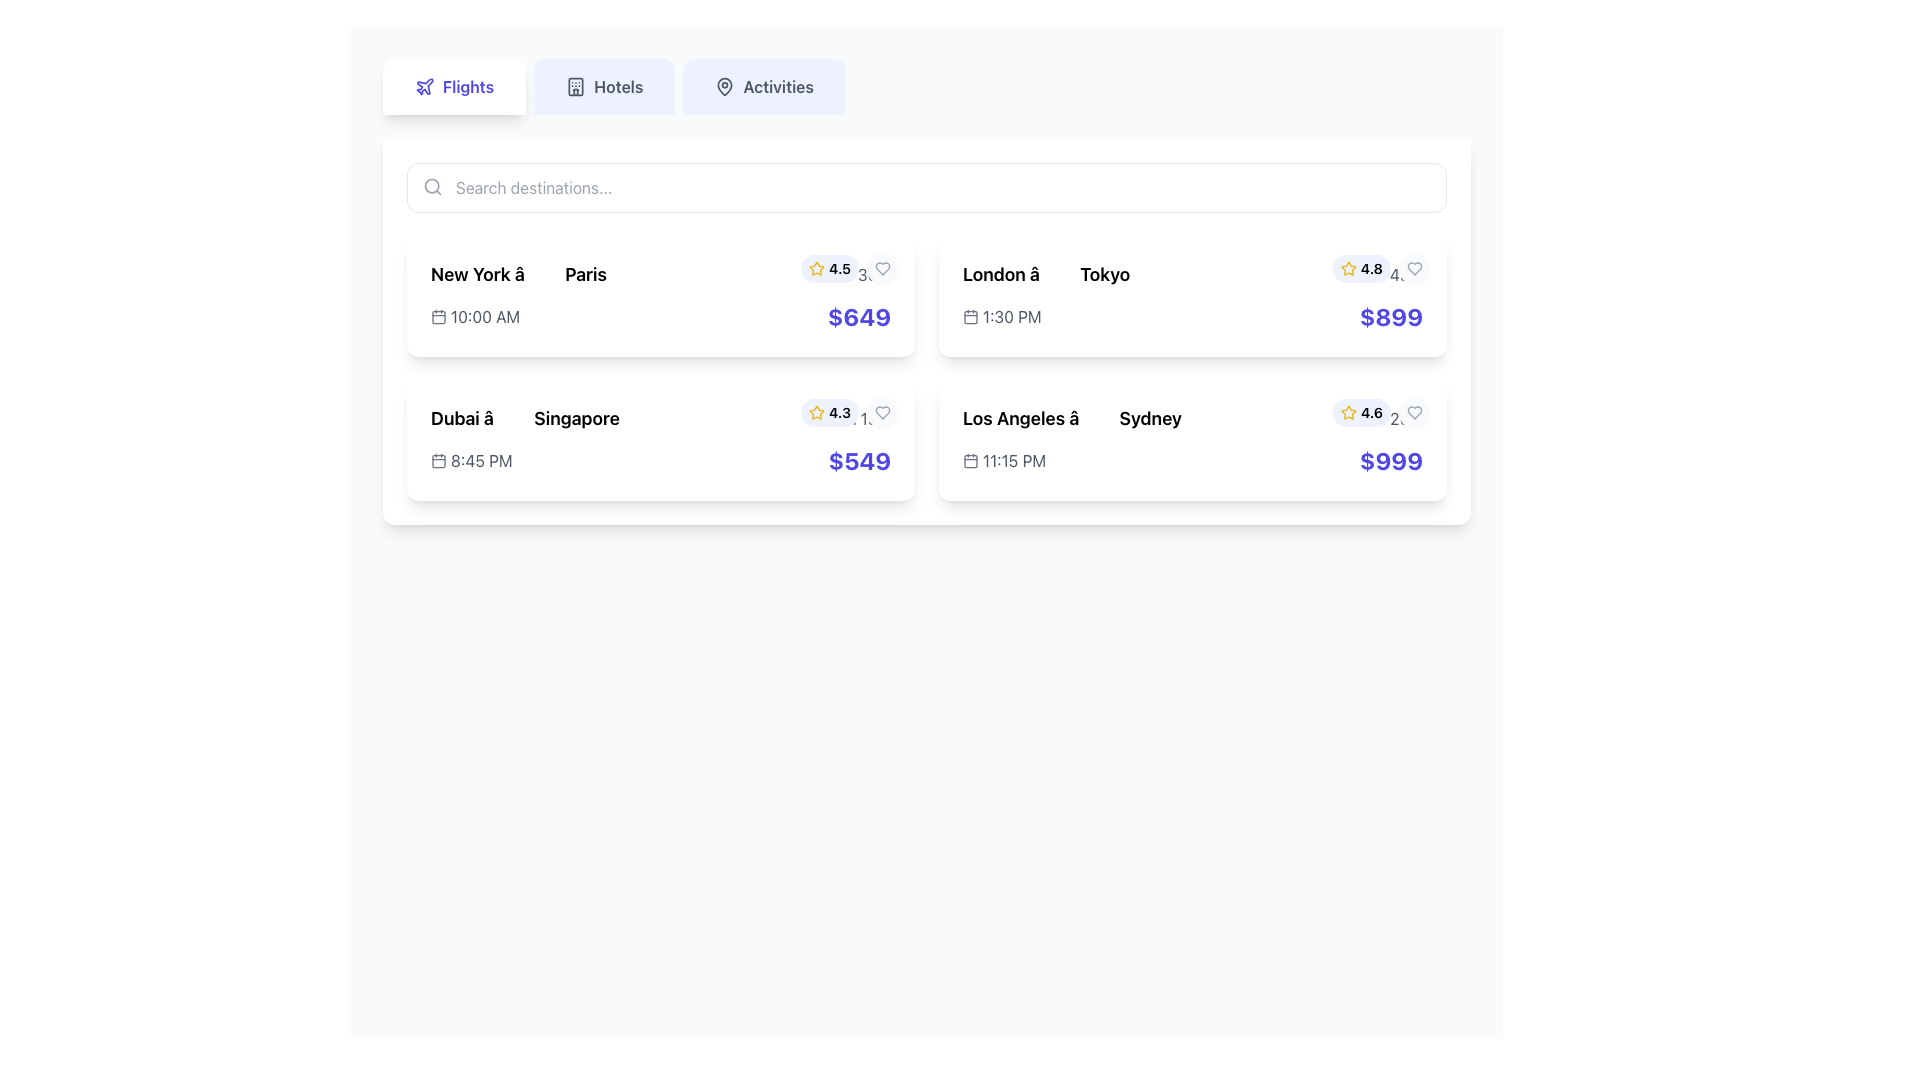 The width and height of the screenshot is (1920, 1080). Describe the element at coordinates (830, 411) in the screenshot. I see `the Badge displaying the flight option rating located in the middle-right area of the second card in the flight options grid` at that location.